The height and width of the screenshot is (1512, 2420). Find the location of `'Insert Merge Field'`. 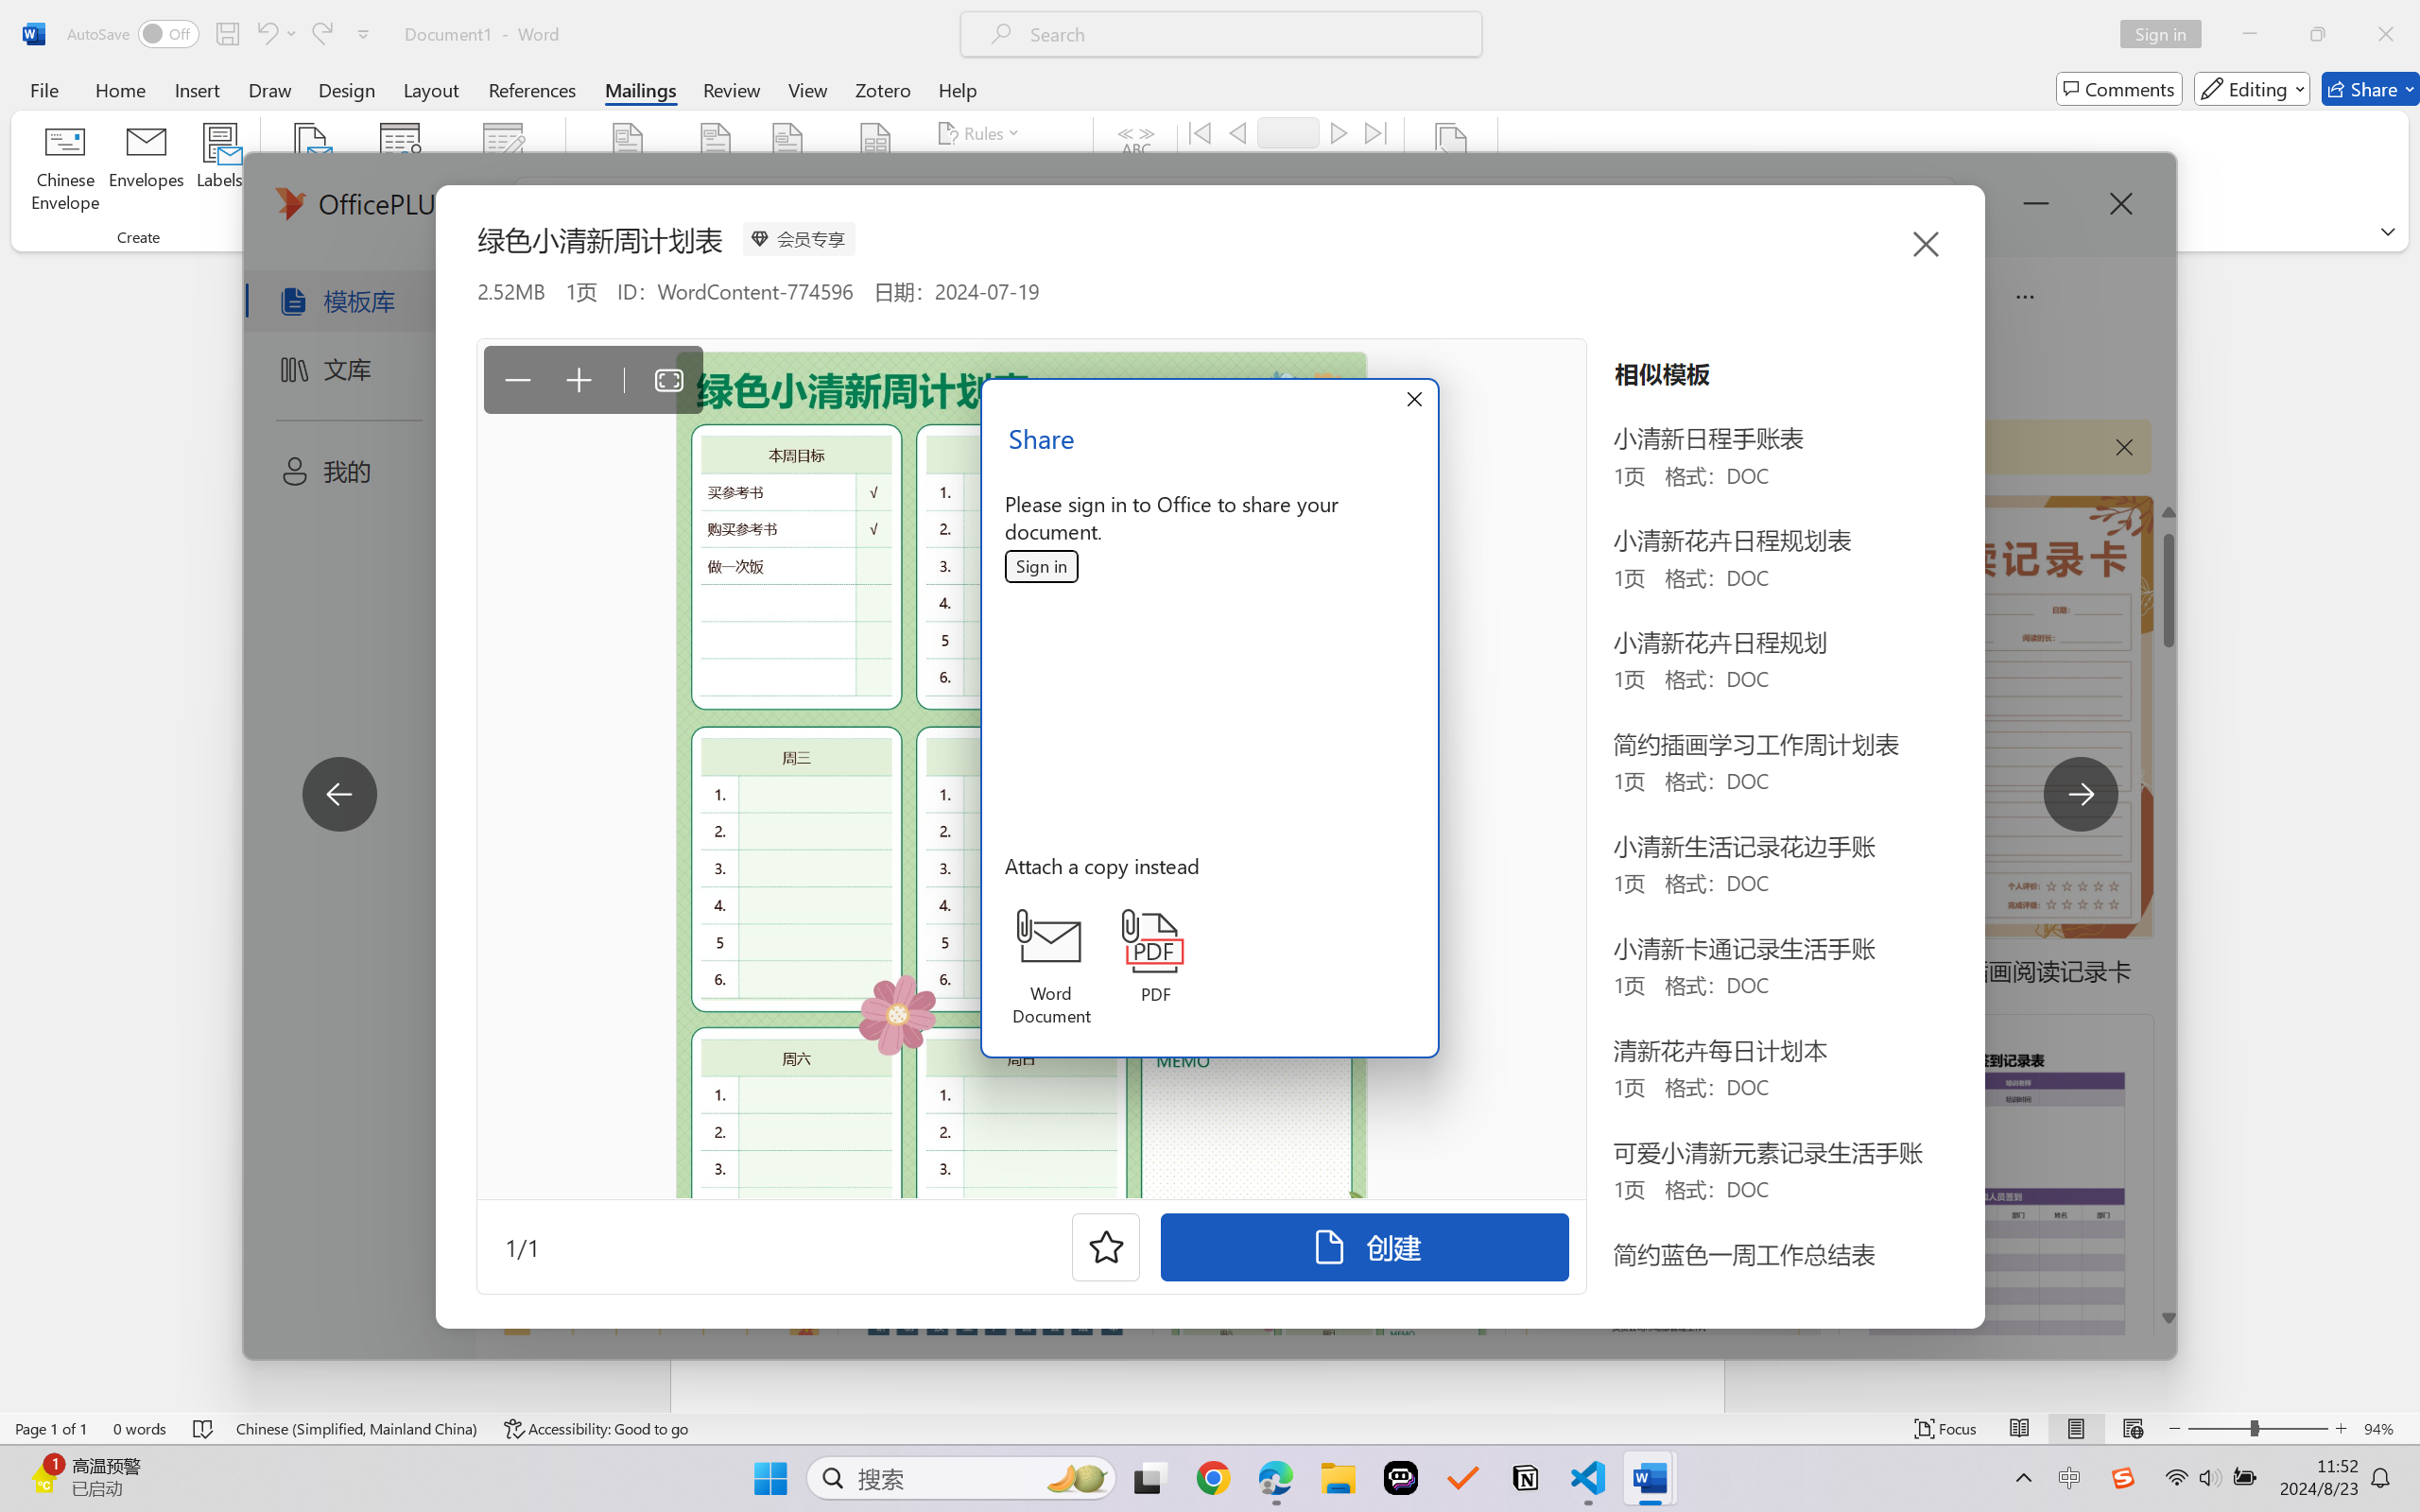

'Insert Merge Field' is located at coordinates (875, 170).